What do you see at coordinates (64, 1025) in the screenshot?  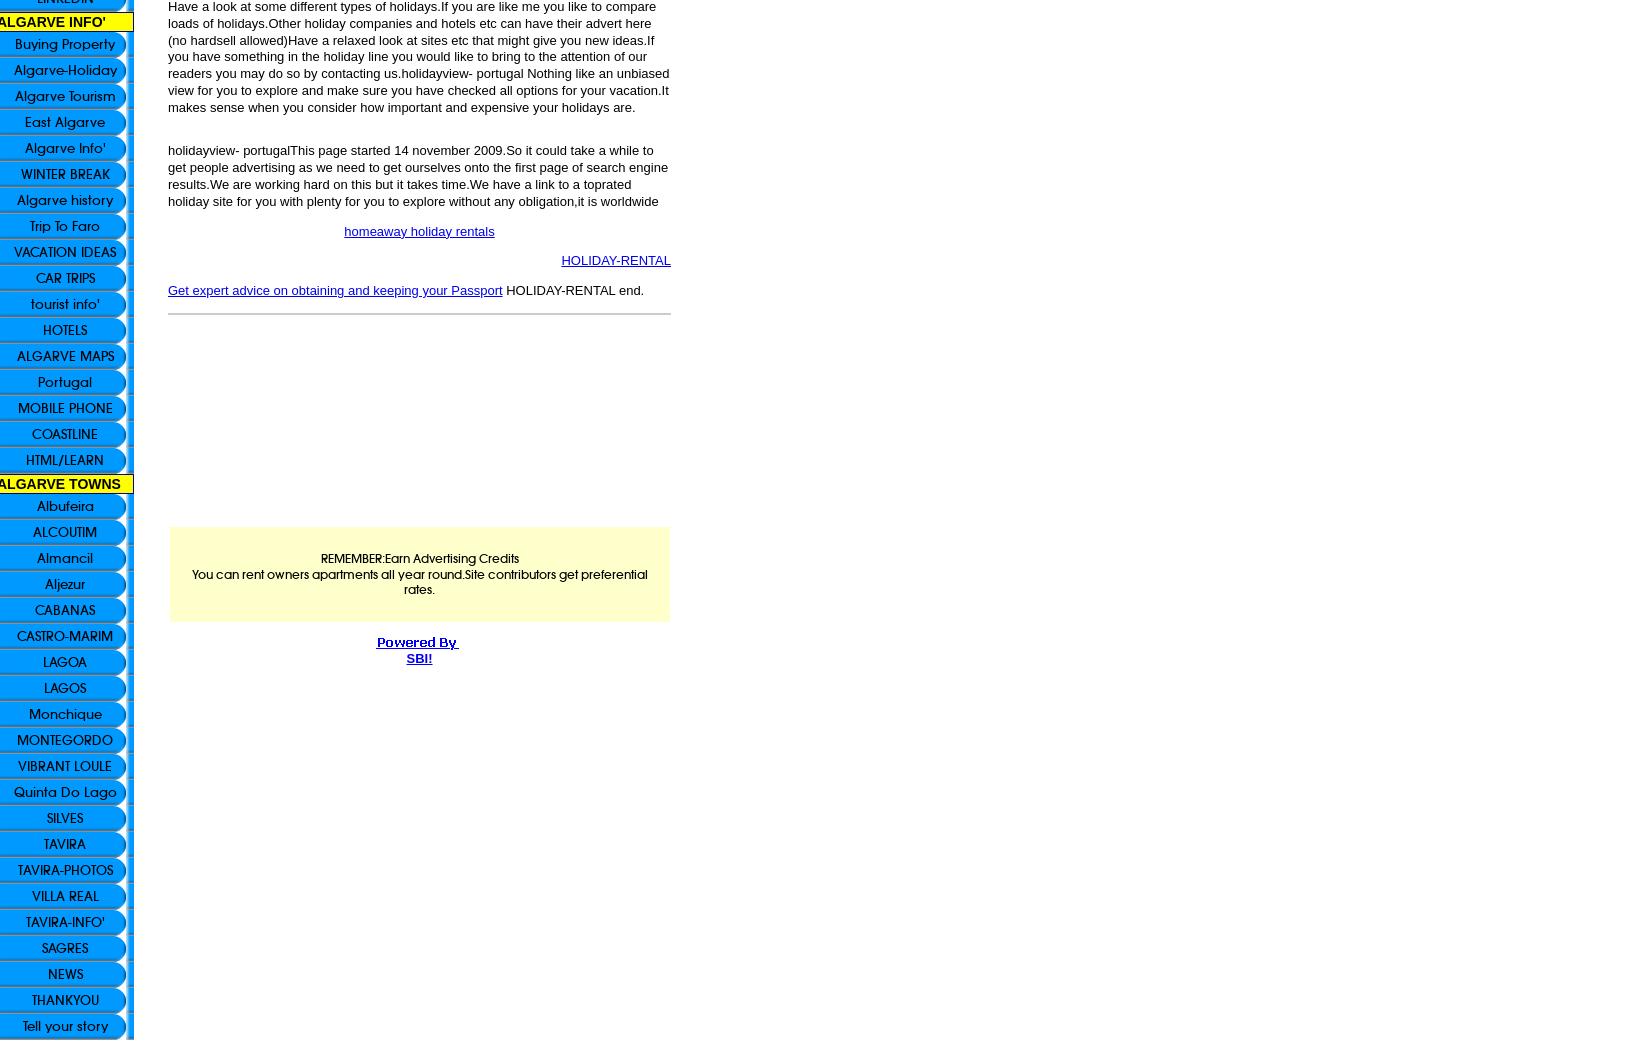 I see `'Tell your story'` at bounding box center [64, 1025].